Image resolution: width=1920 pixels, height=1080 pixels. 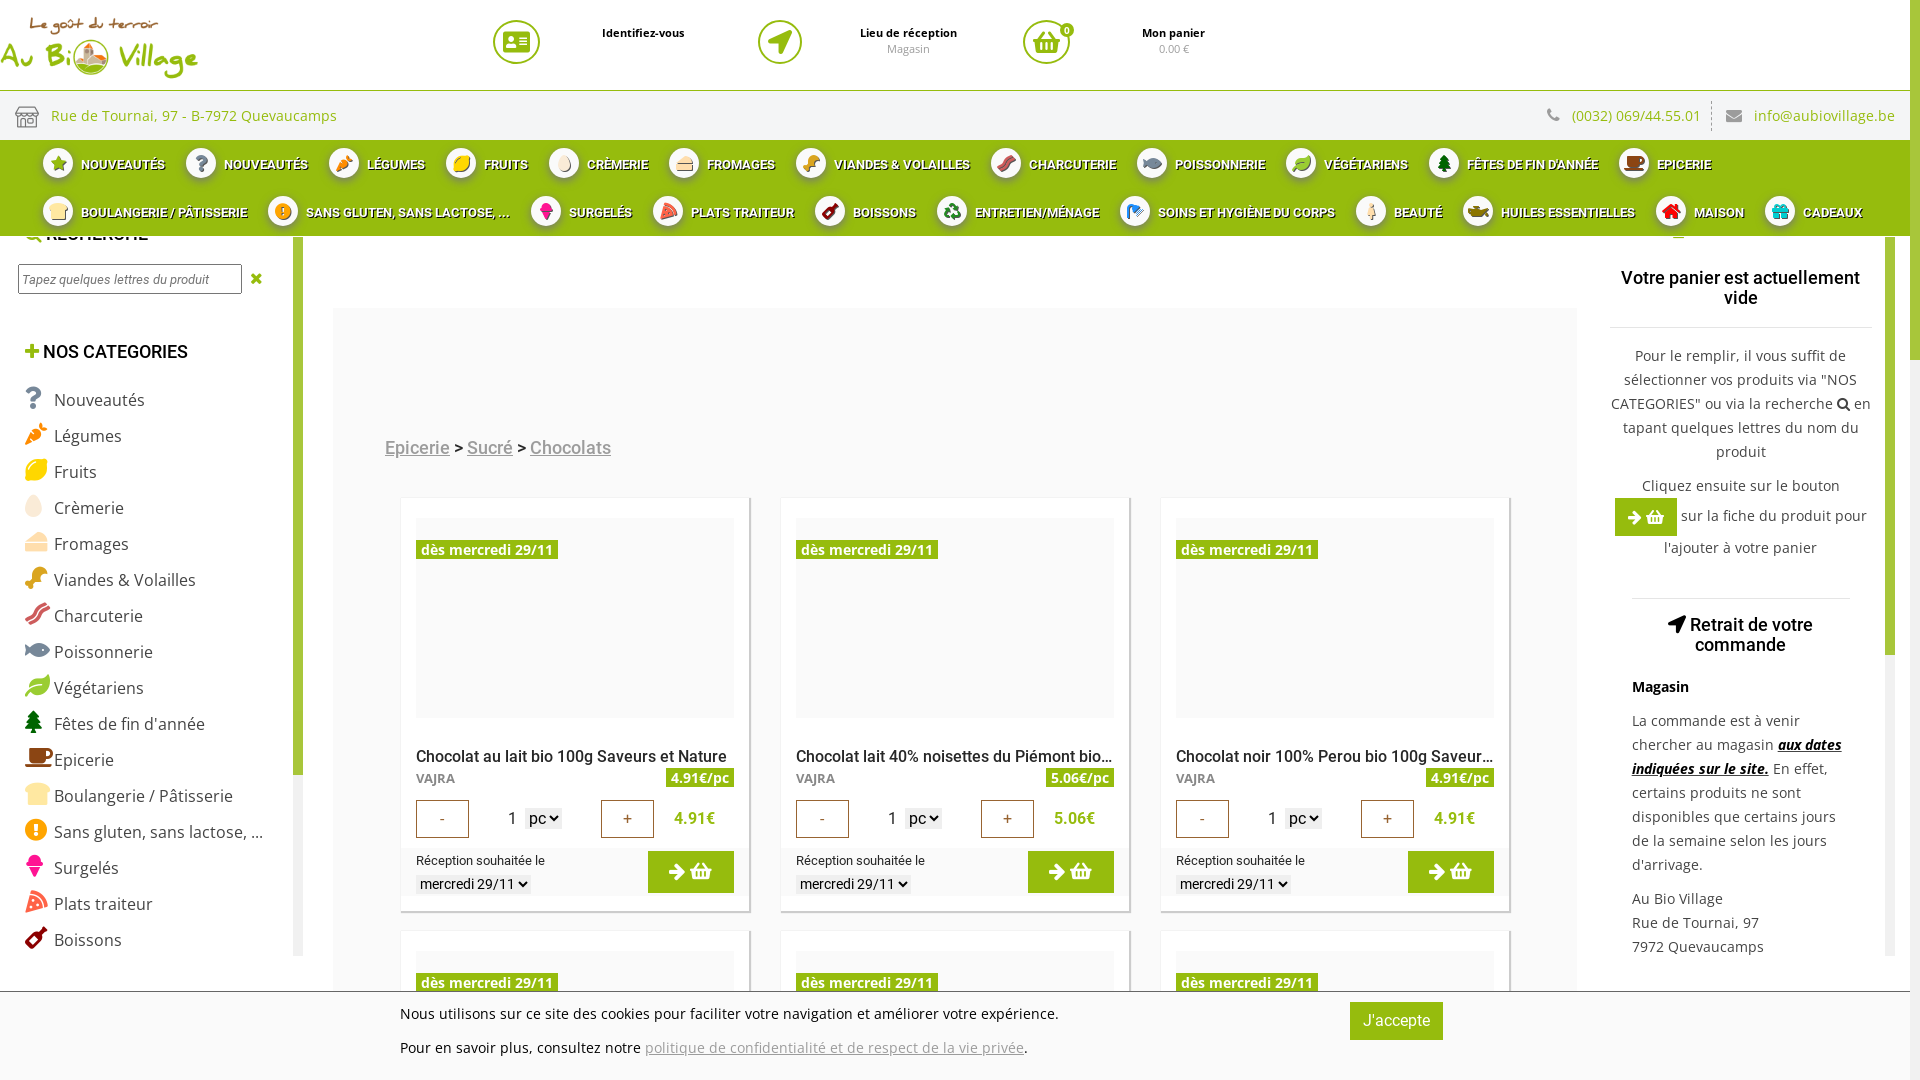 I want to click on 'info@aubiovillage.be', so click(x=1824, y=115).